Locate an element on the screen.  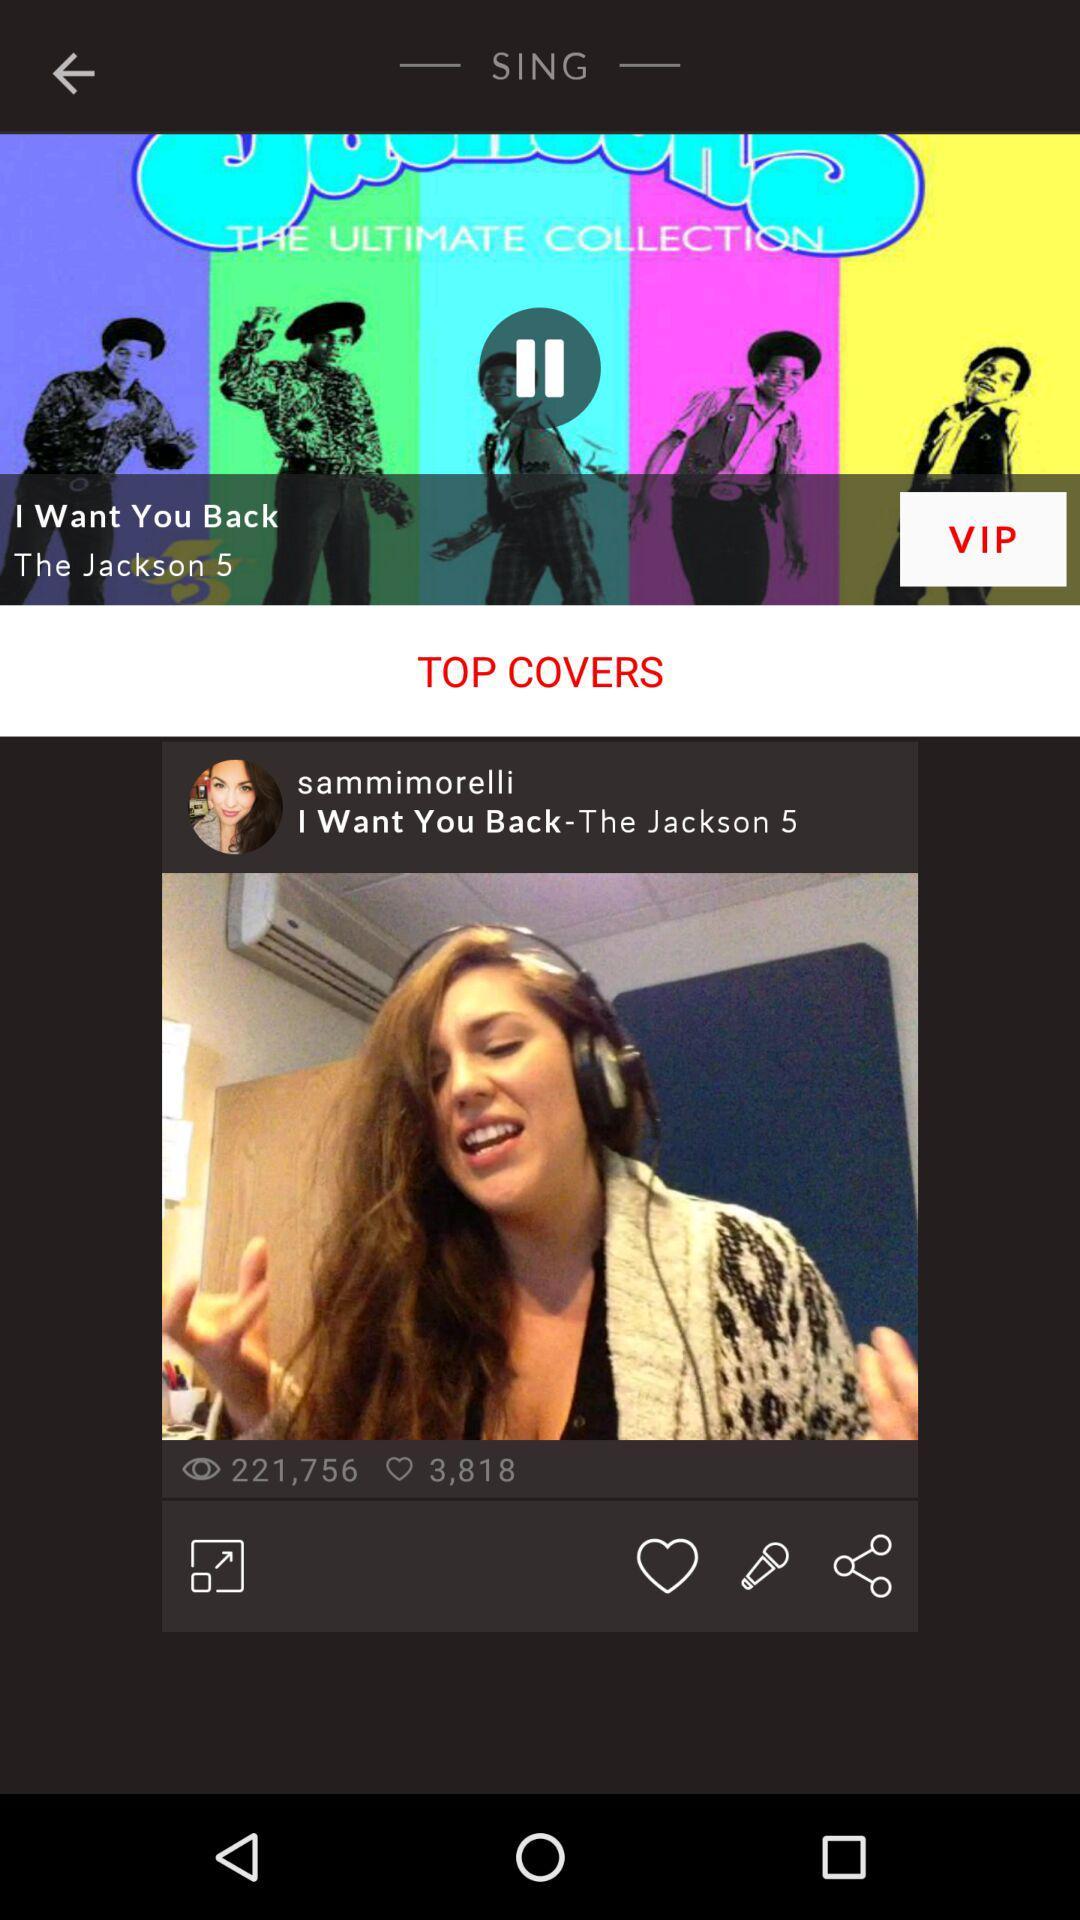
the item below the top covers item is located at coordinates (234, 806).